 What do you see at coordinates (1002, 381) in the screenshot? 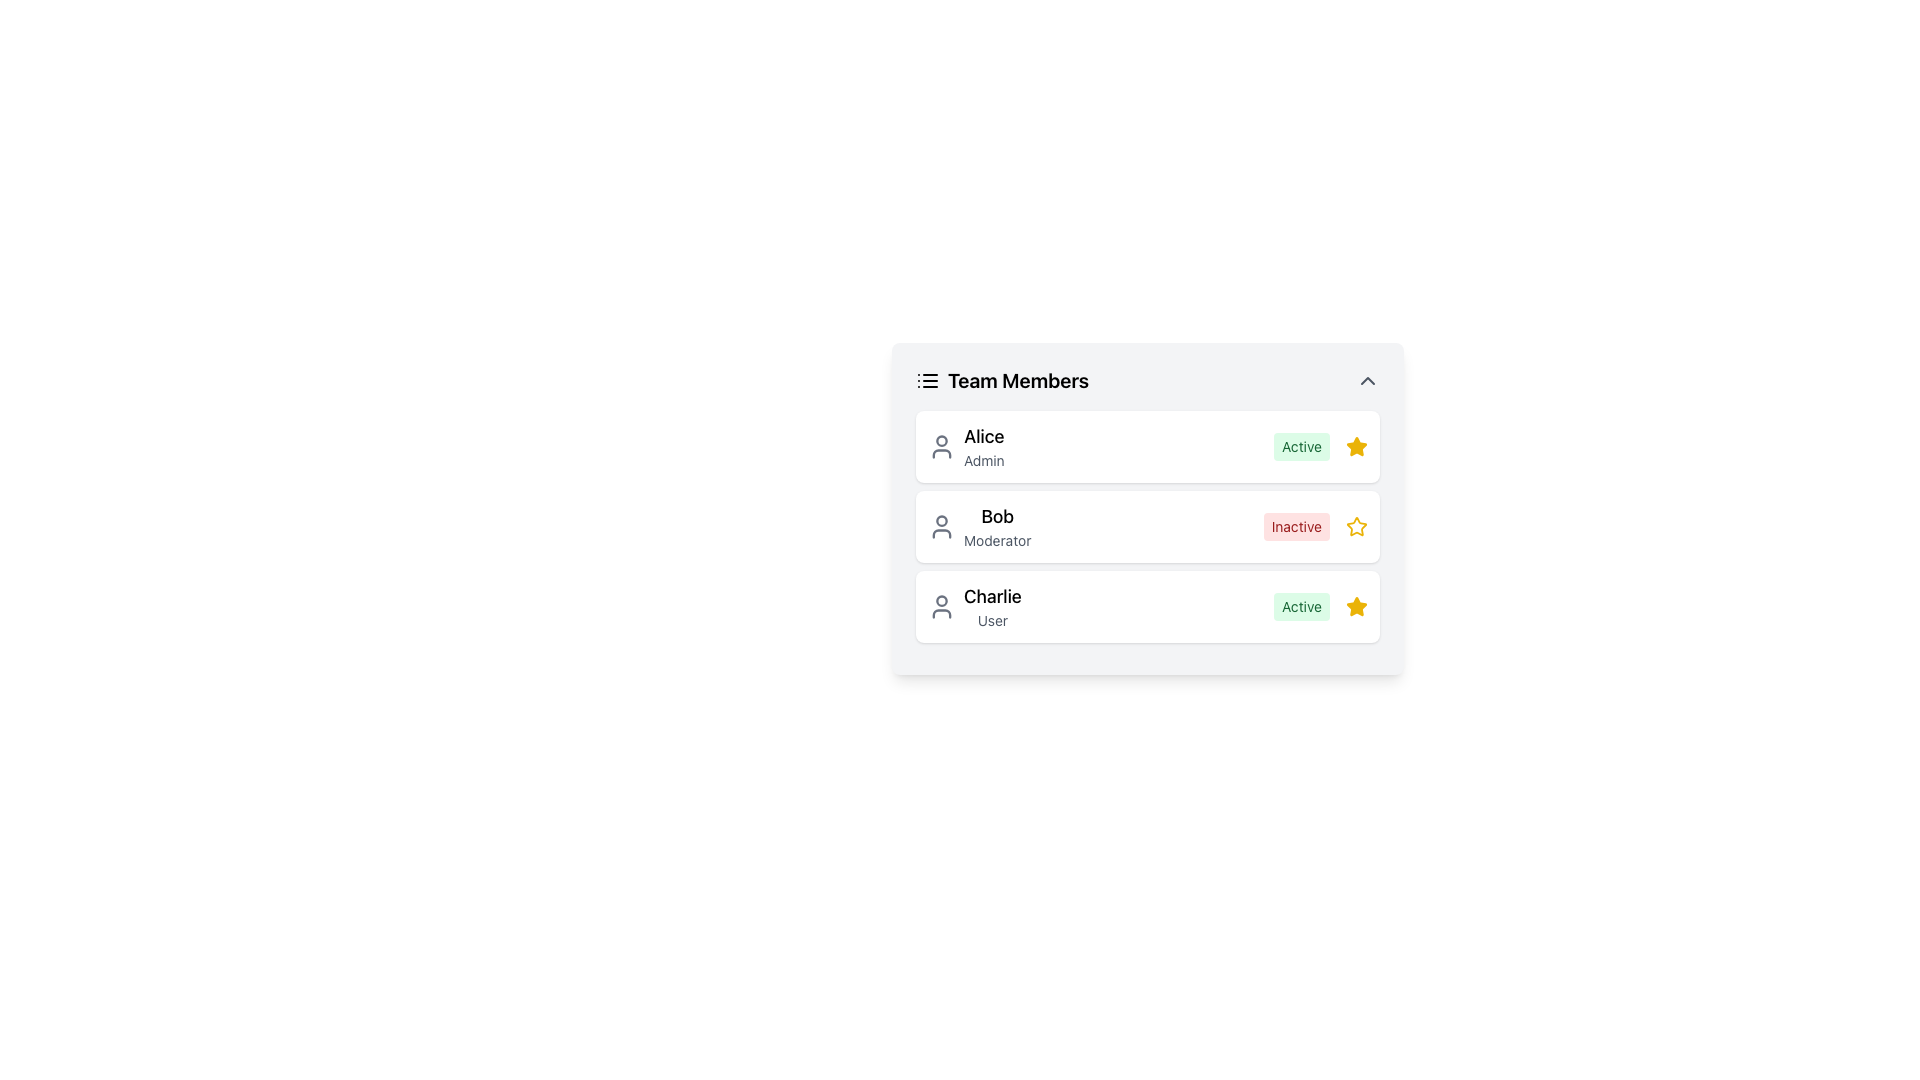
I see `the Label or Heading with an Icon that serves as the title for the team members section` at bounding box center [1002, 381].